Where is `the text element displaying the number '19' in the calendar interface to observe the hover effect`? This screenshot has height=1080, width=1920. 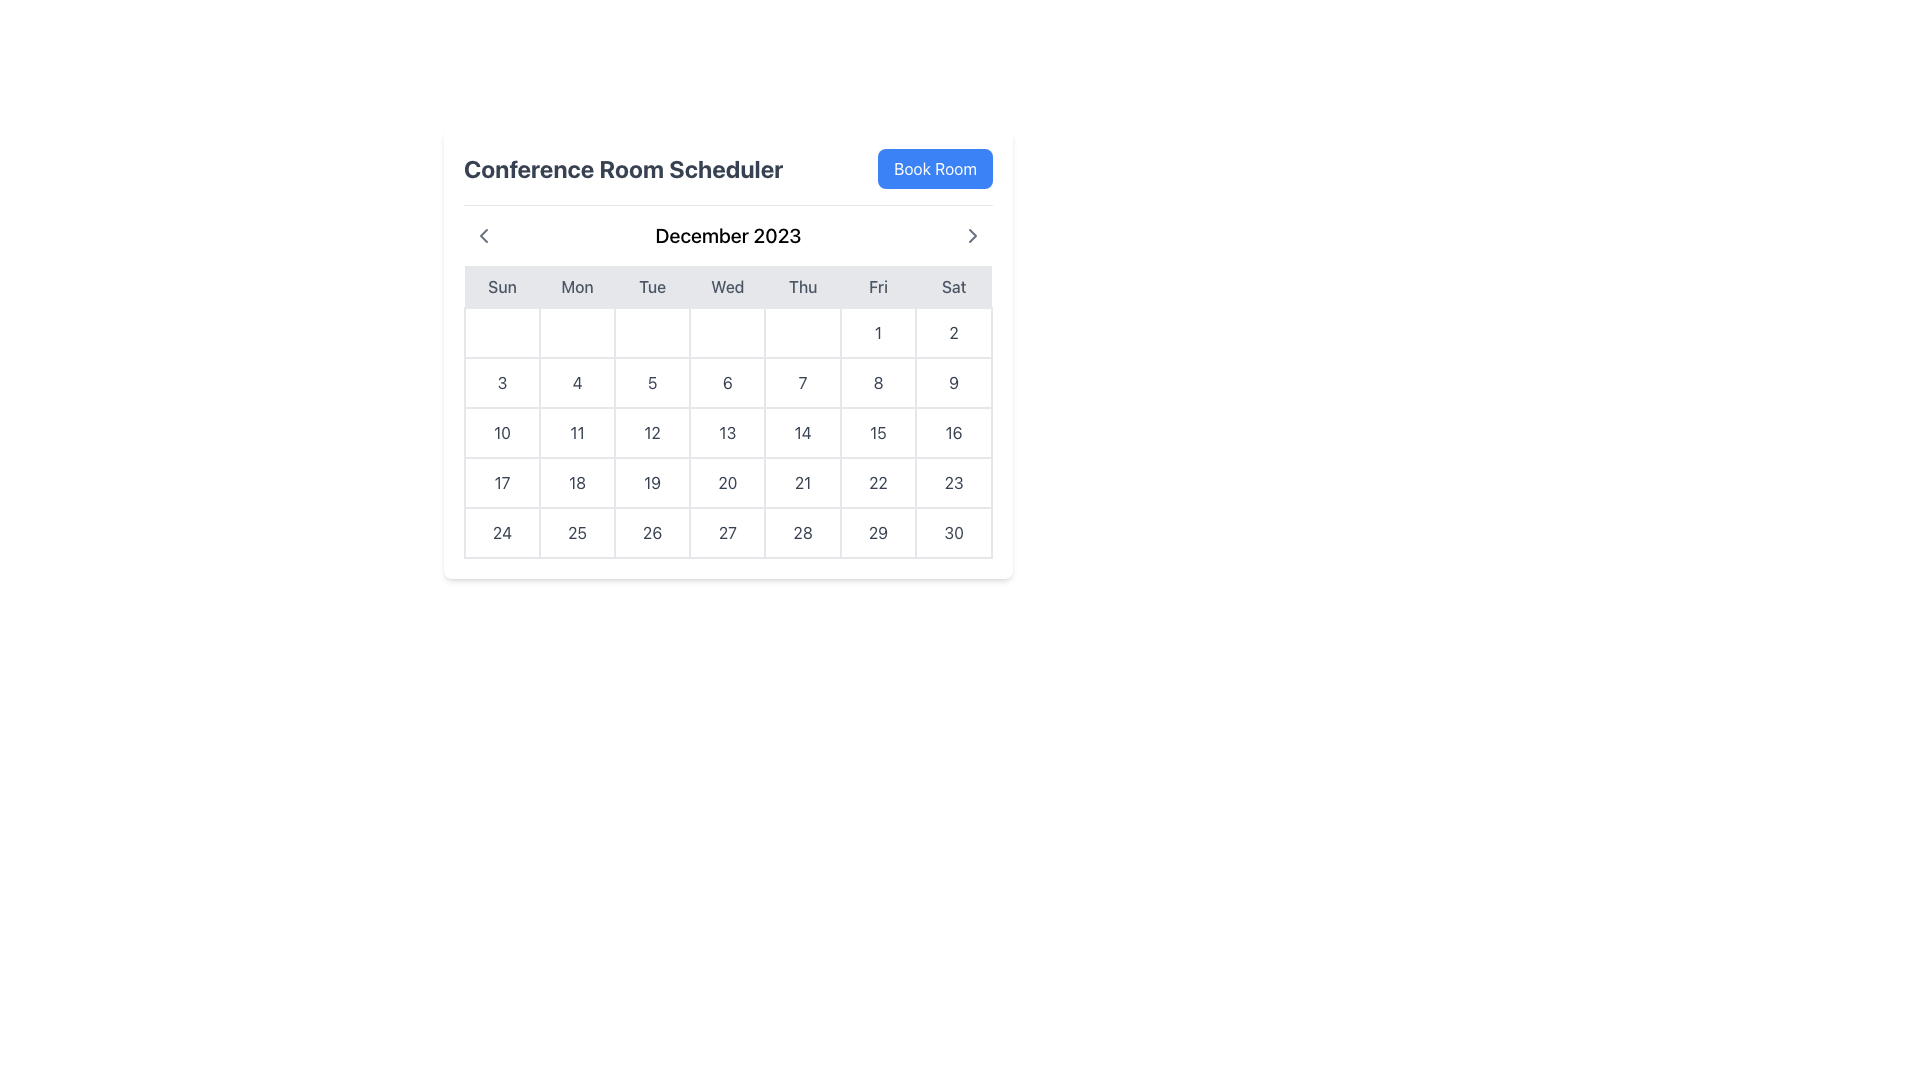 the text element displaying the number '19' in the calendar interface to observe the hover effect is located at coordinates (652, 482).